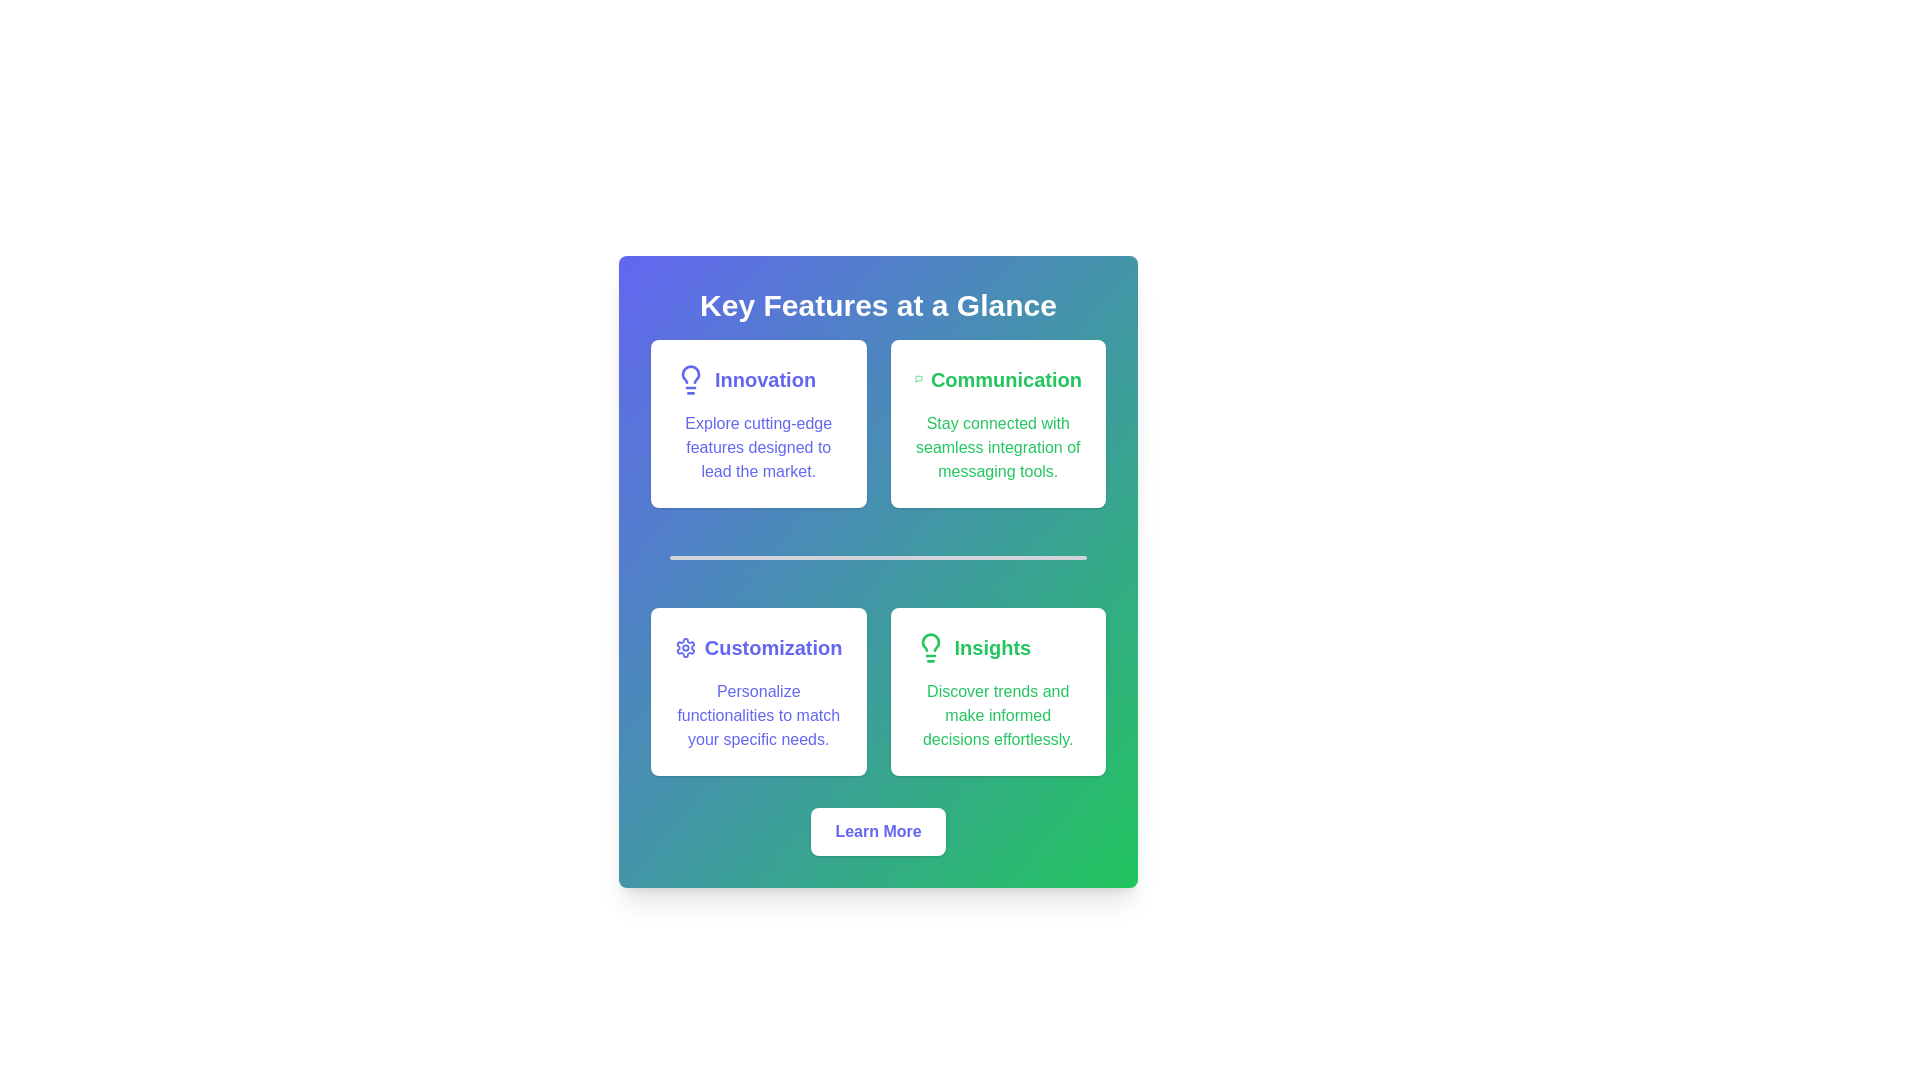  I want to click on the Informational card with a green lightbulb icon and the title 'Insights' located in the bottom-right section of the grid layout, so click(998, 690).